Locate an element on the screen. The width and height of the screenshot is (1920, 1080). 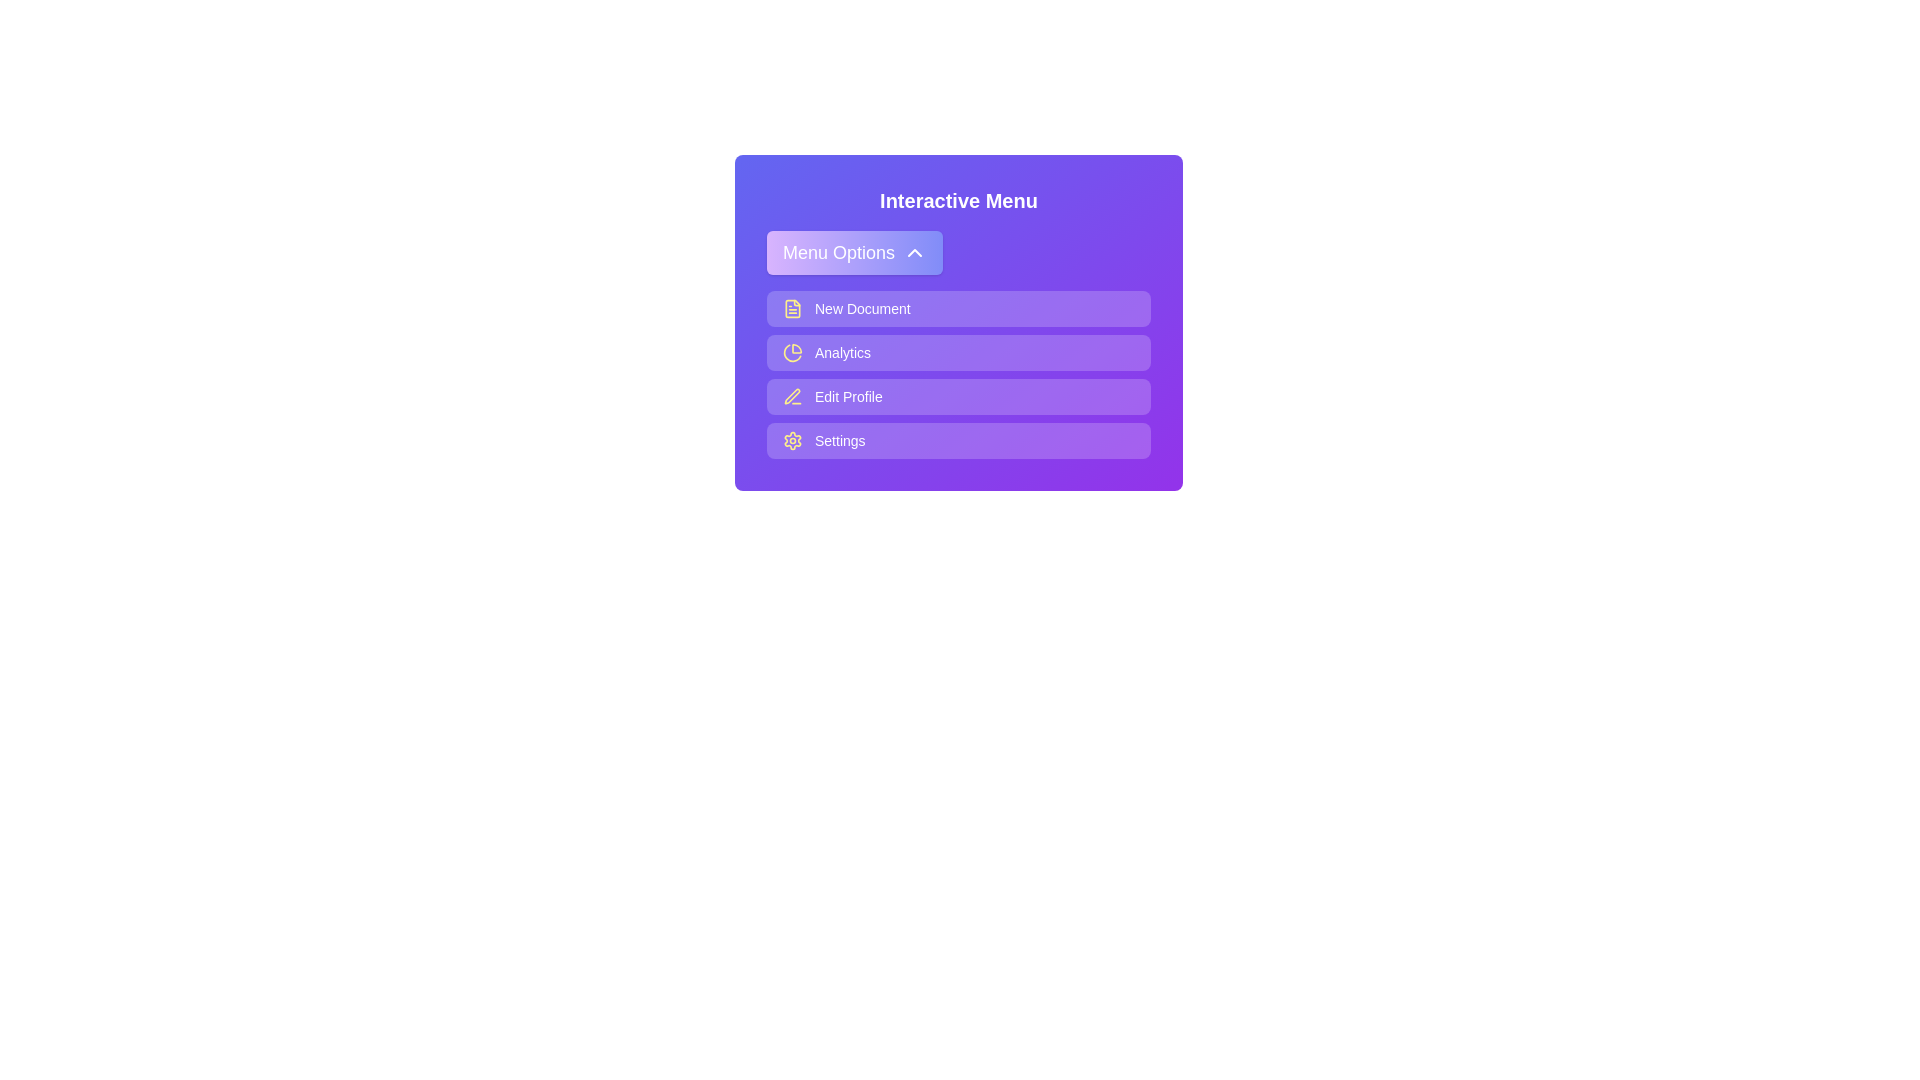
the Dropdown trigger button labeled 'Menu Options' with a gradient background and a downward-facing chevron icon is located at coordinates (854, 252).